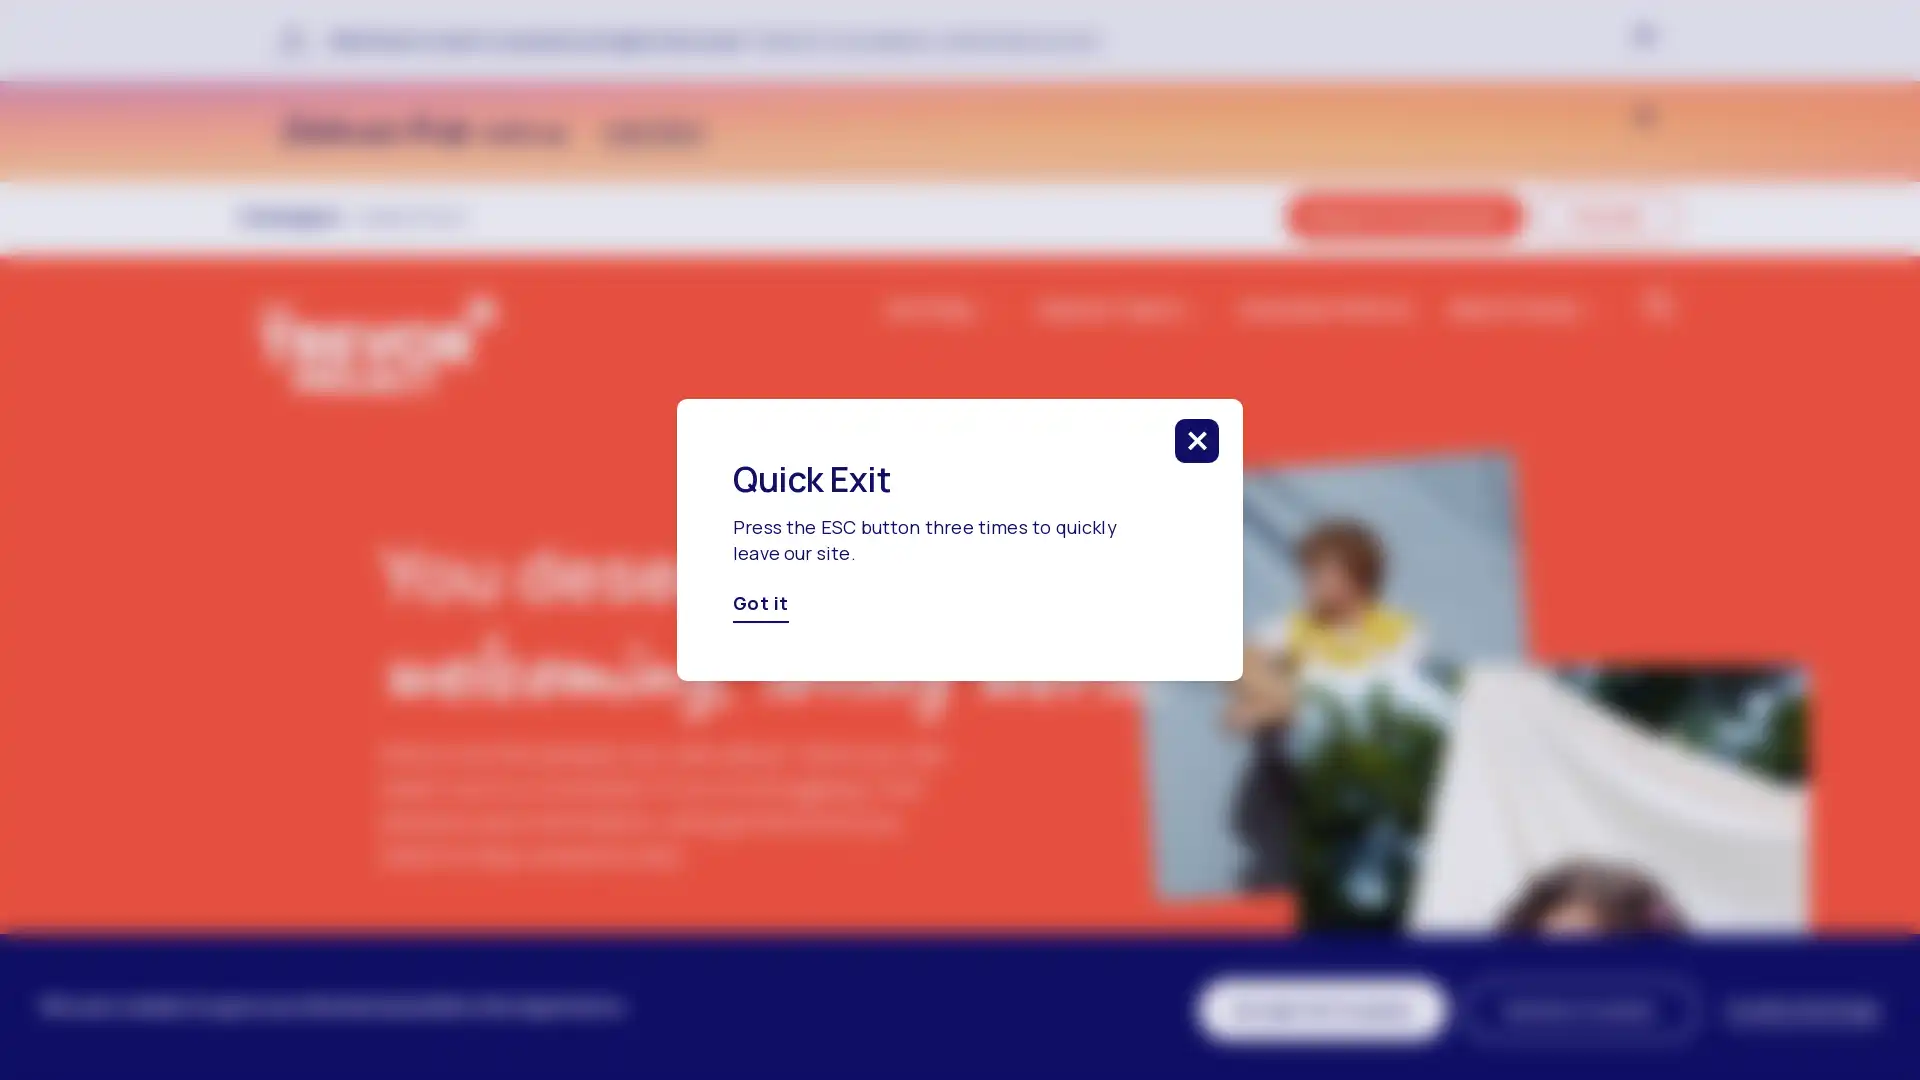 The width and height of the screenshot is (1920, 1080). Describe the element at coordinates (1802, 1010) in the screenshot. I see `Cookie Settings` at that location.